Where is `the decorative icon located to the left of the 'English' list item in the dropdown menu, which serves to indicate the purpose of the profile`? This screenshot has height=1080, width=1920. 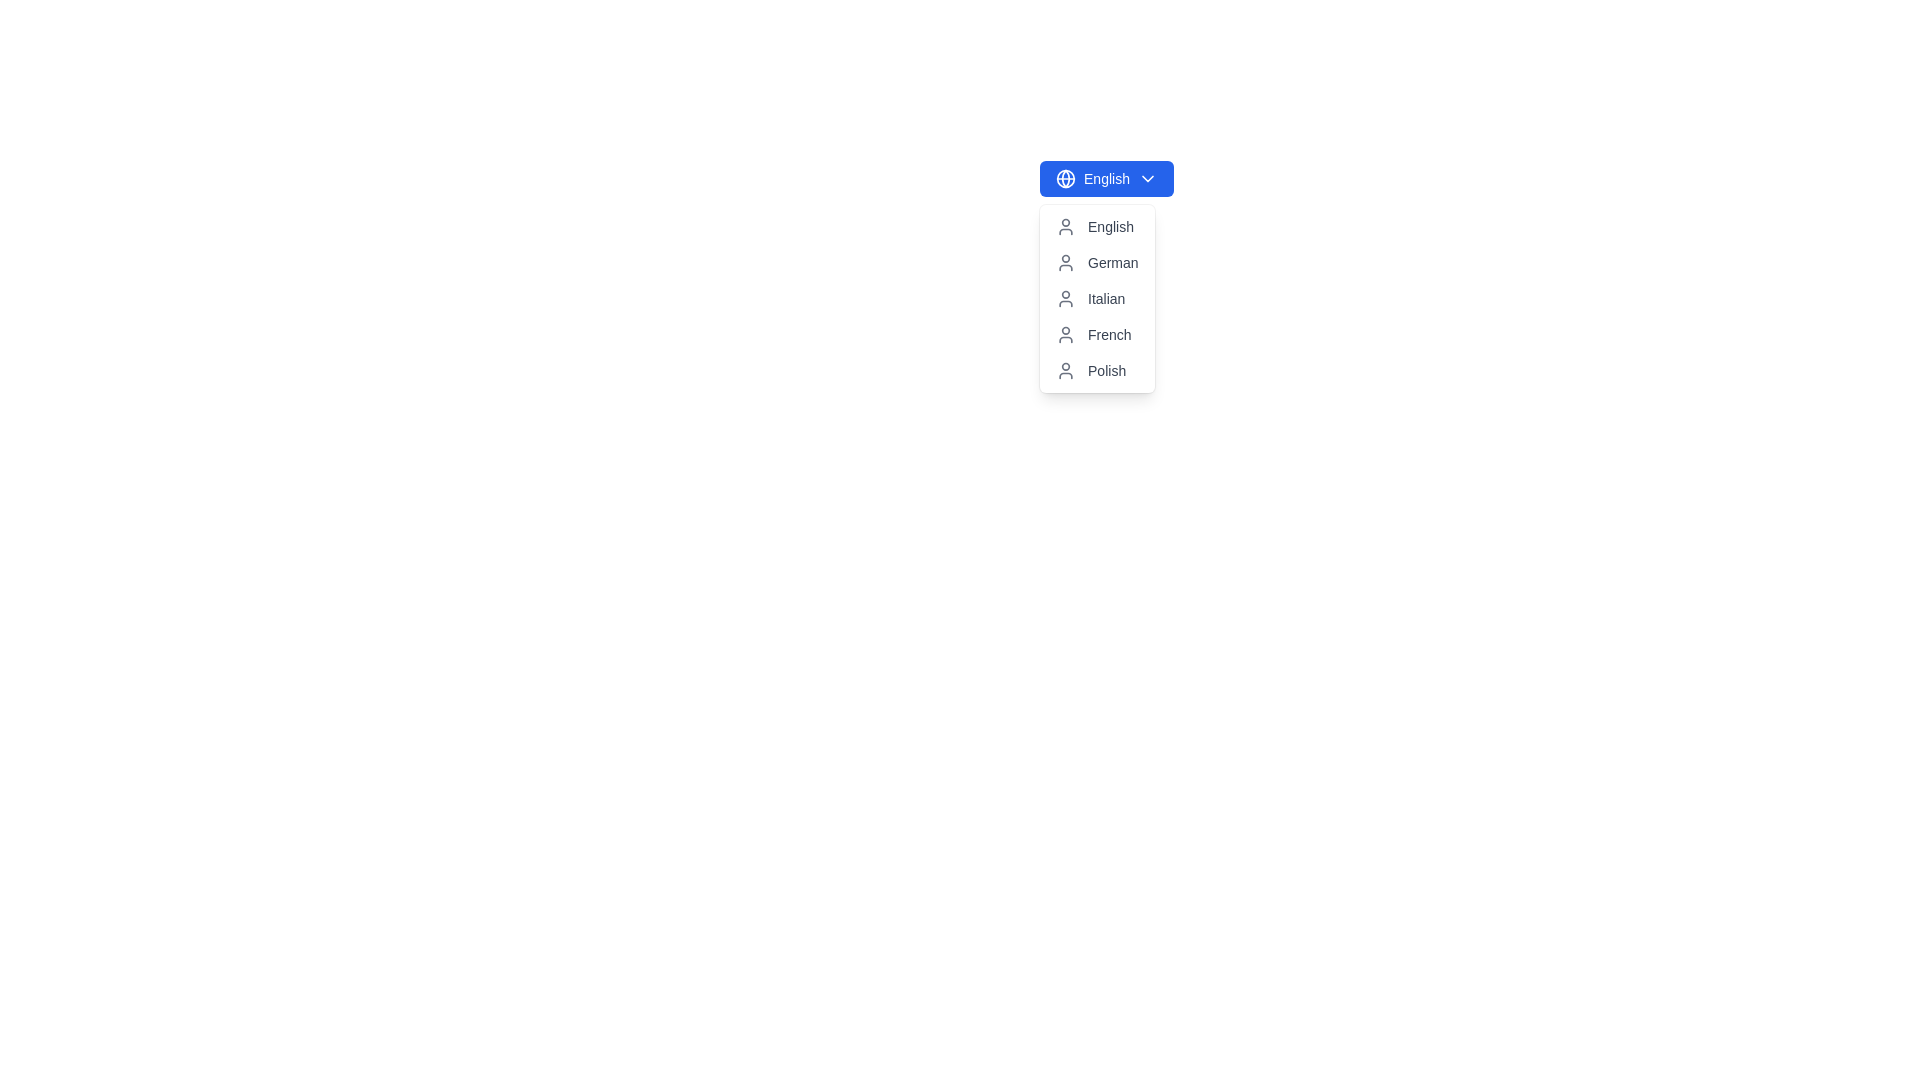 the decorative icon located to the left of the 'English' list item in the dropdown menu, which serves to indicate the purpose of the profile is located at coordinates (1064, 226).